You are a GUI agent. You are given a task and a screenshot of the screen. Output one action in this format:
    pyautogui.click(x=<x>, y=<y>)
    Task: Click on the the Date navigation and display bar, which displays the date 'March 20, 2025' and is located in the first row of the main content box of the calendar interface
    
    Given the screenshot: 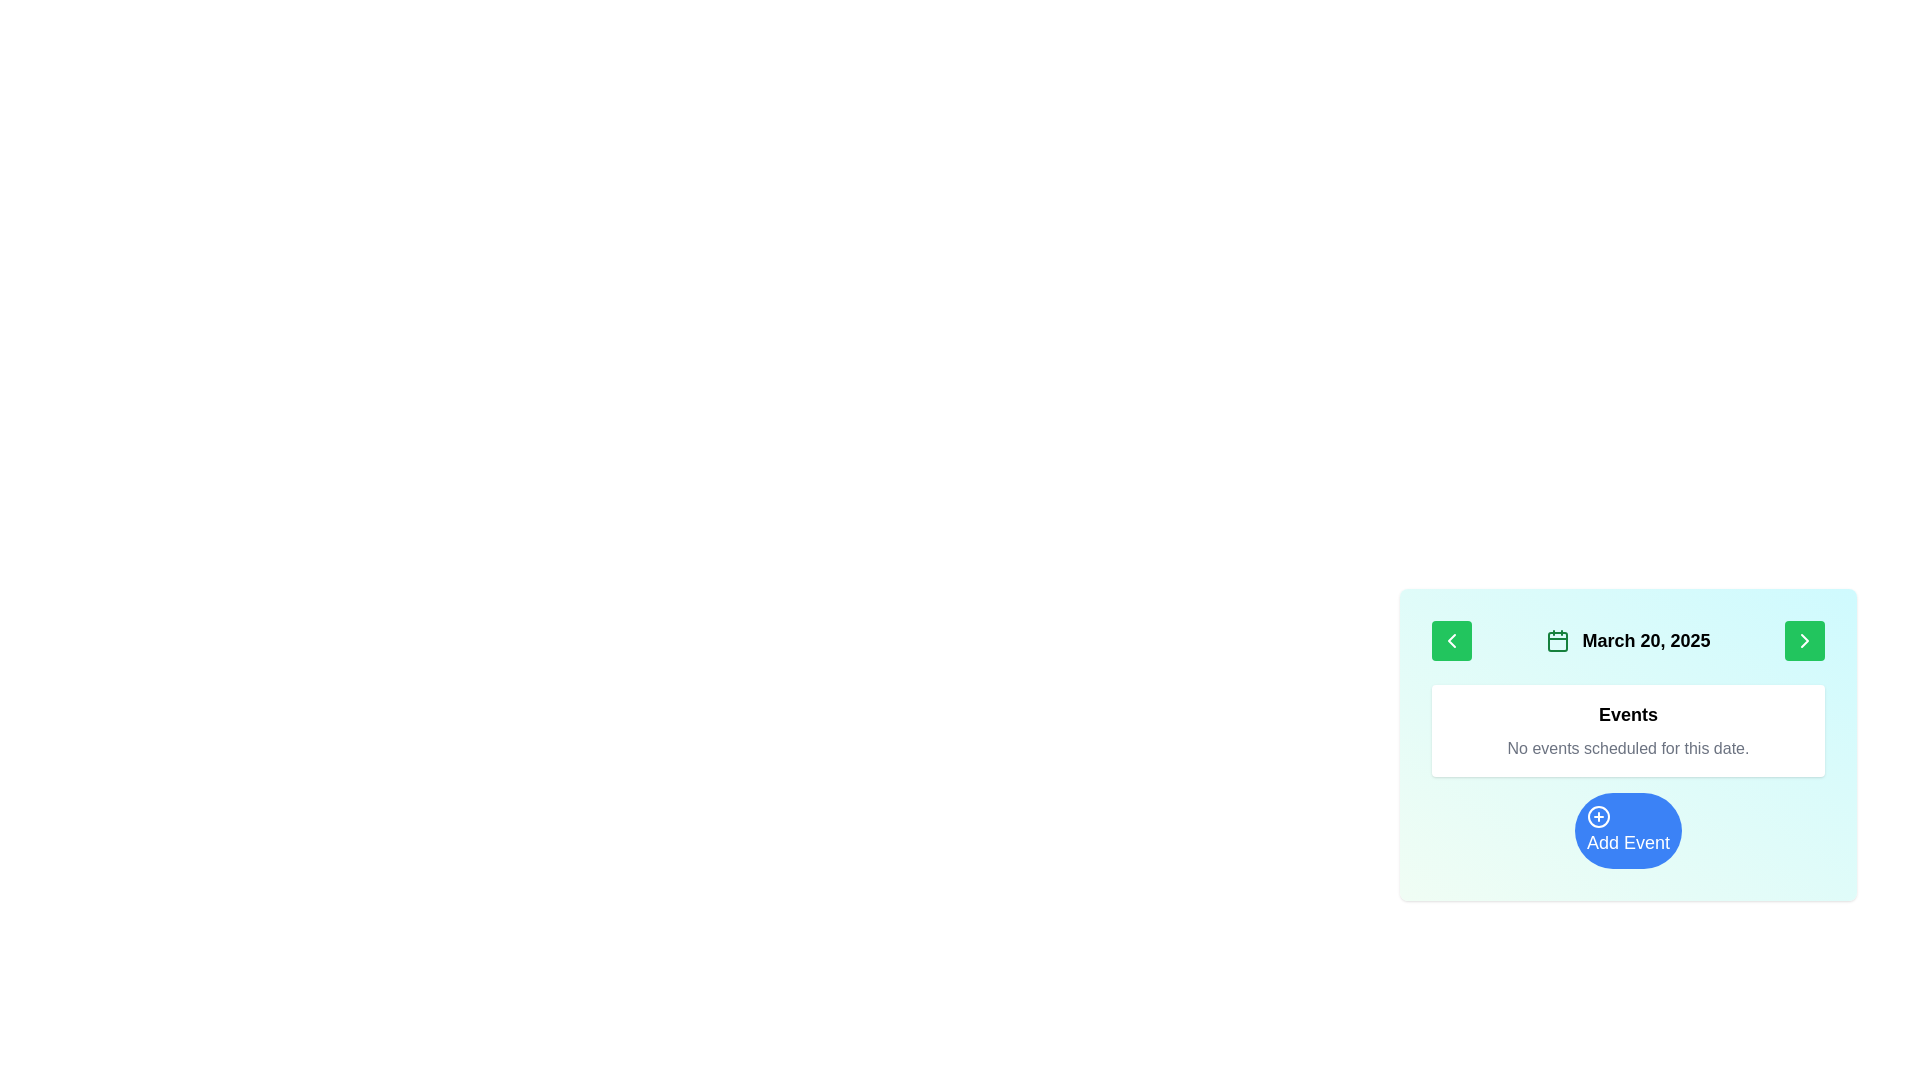 What is the action you would take?
    pyautogui.click(x=1628, y=640)
    